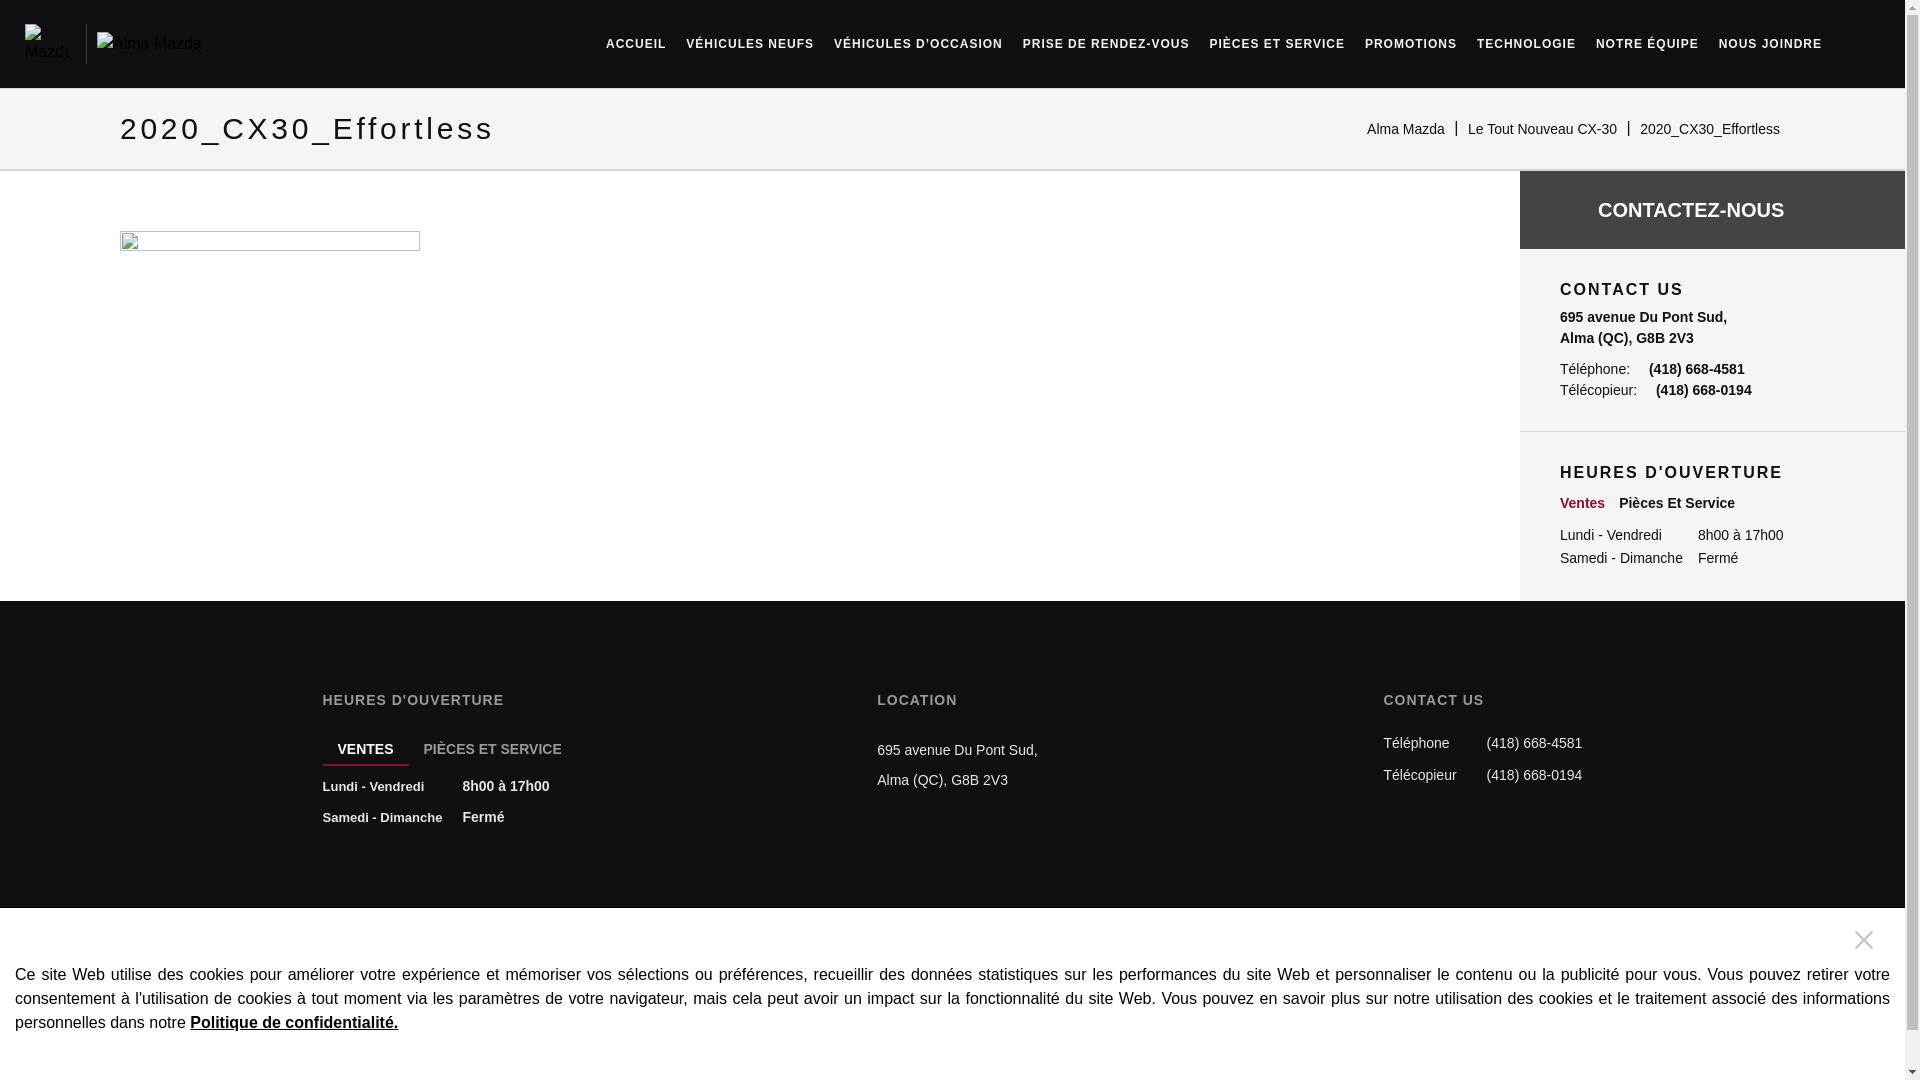 The height and width of the screenshot is (1080, 1920). Describe the element at coordinates (1541, 128) in the screenshot. I see `'Le Tout Nouveau CX-30'` at that location.